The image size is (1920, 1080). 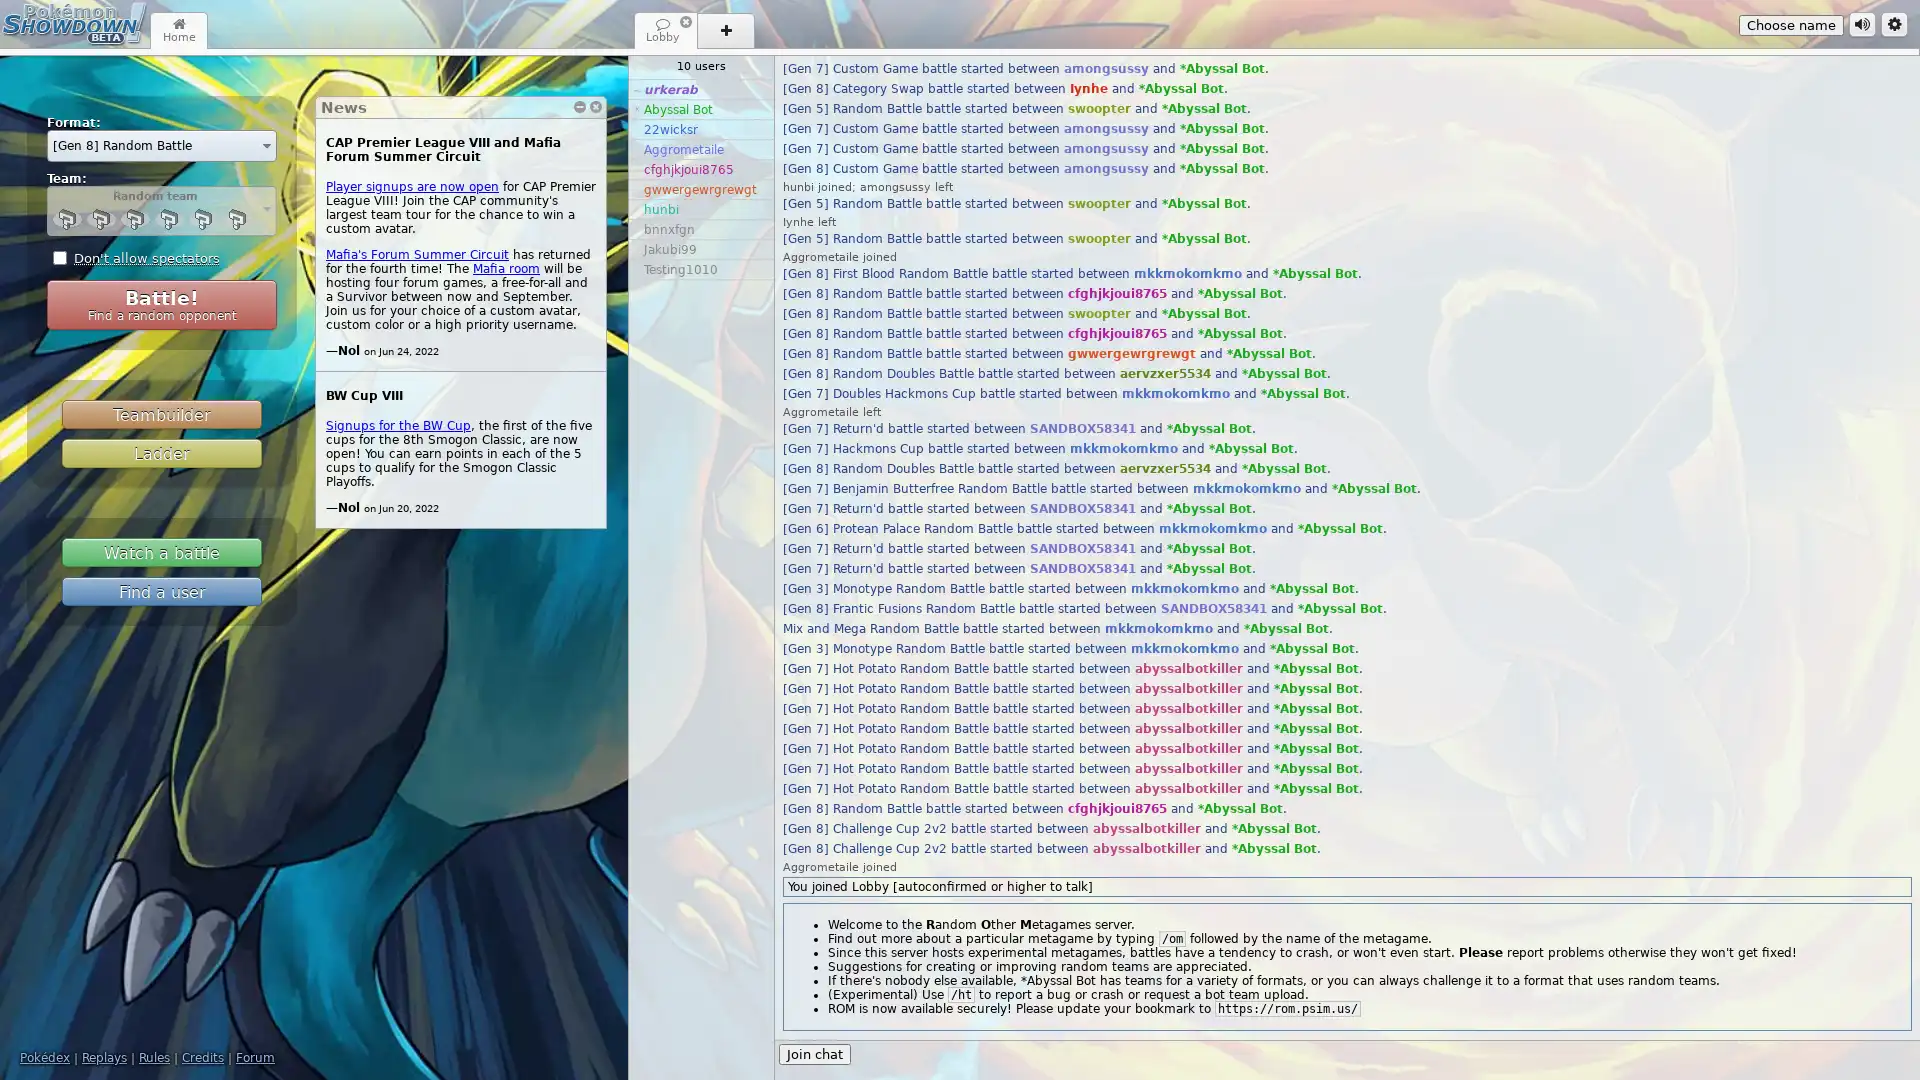 I want to click on Random team, so click(x=162, y=211).